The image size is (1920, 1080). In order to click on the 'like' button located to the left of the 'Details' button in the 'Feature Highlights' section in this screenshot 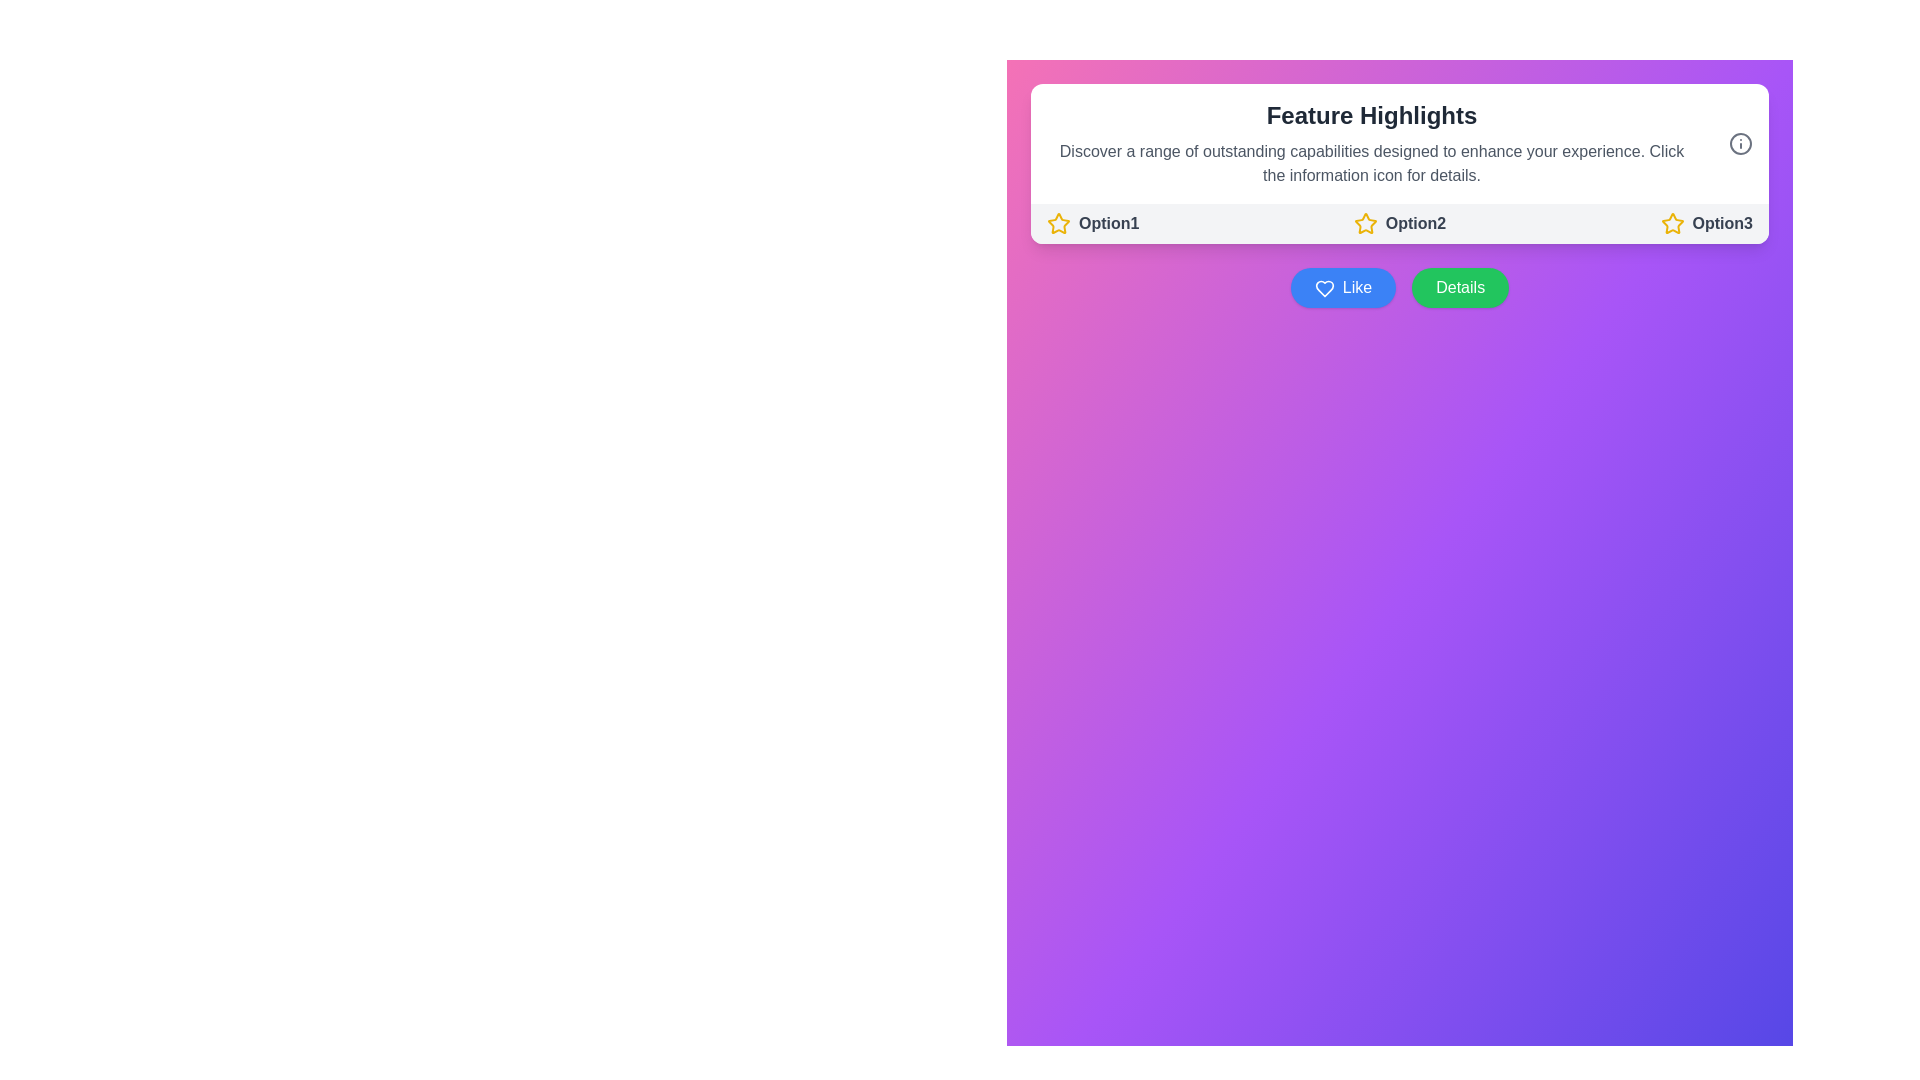, I will do `click(1343, 288)`.